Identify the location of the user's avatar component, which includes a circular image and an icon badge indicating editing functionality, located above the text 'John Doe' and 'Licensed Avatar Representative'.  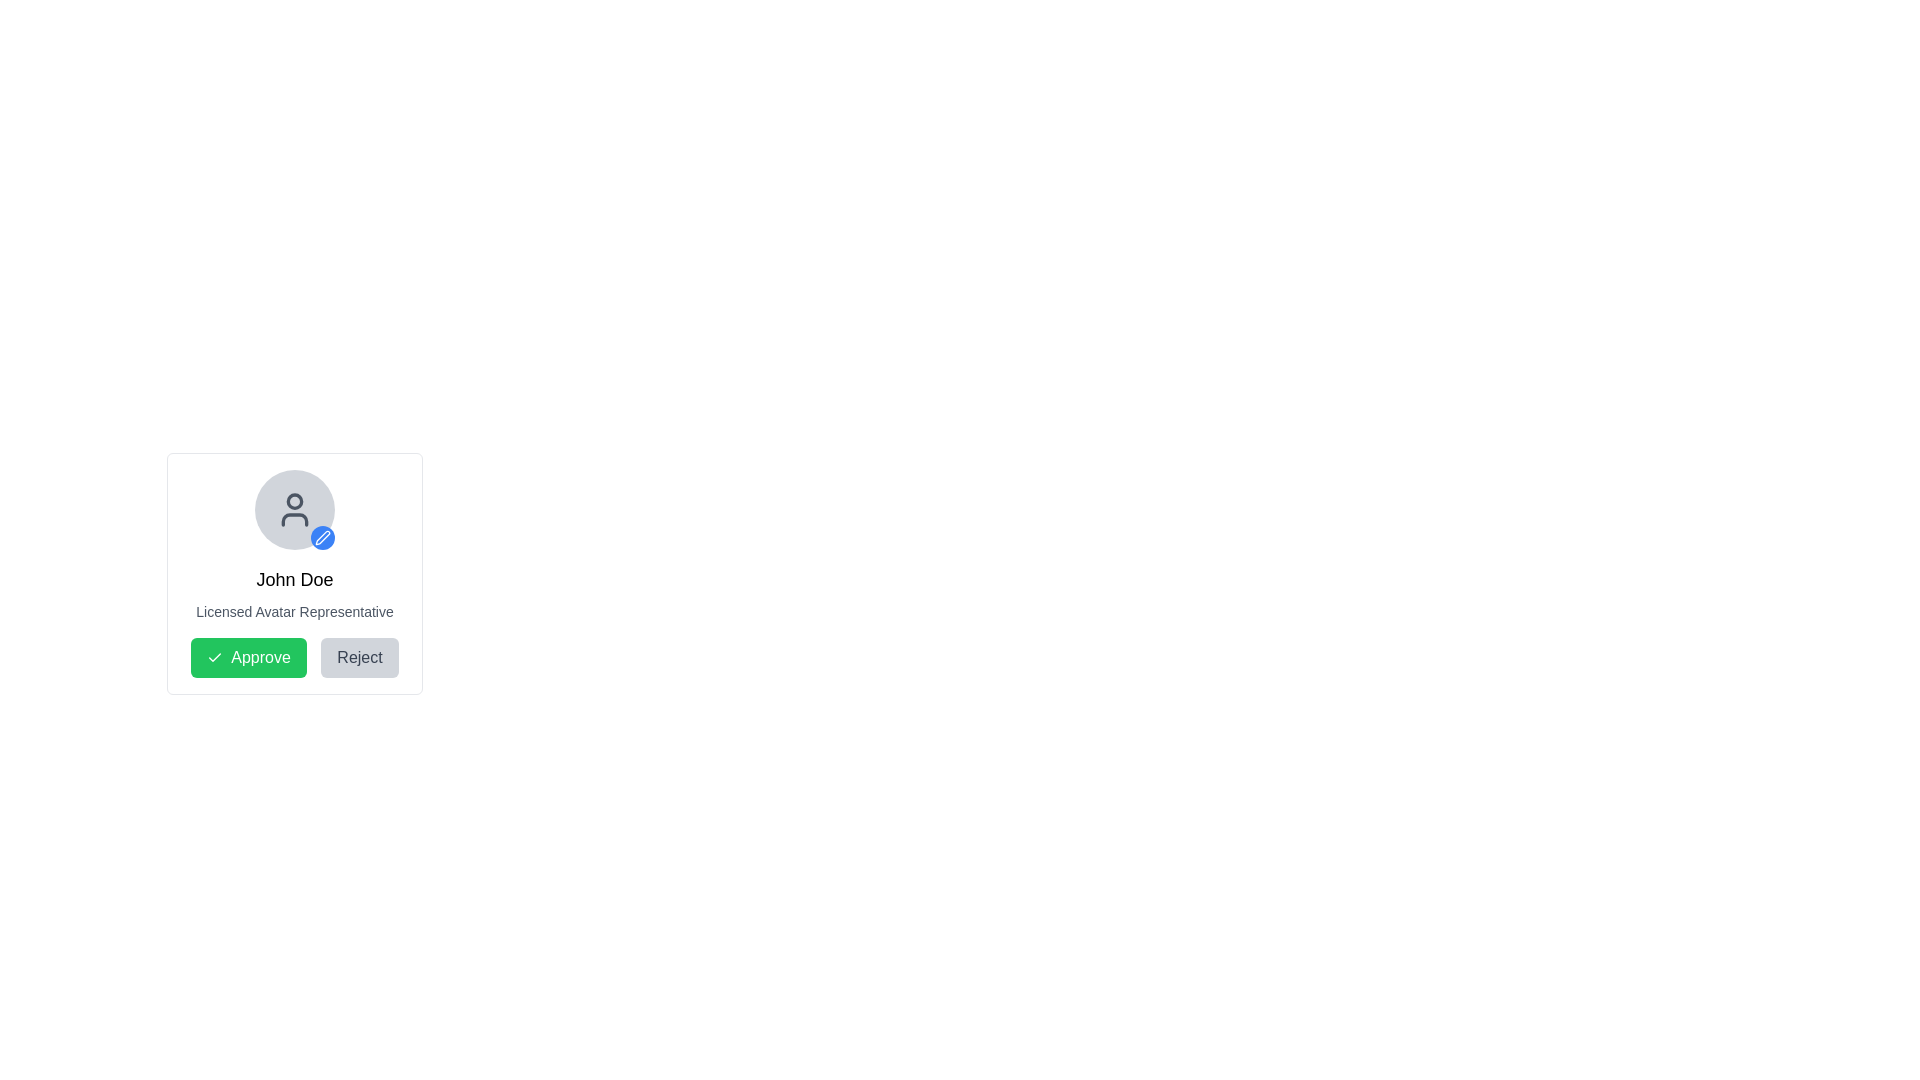
(293, 508).